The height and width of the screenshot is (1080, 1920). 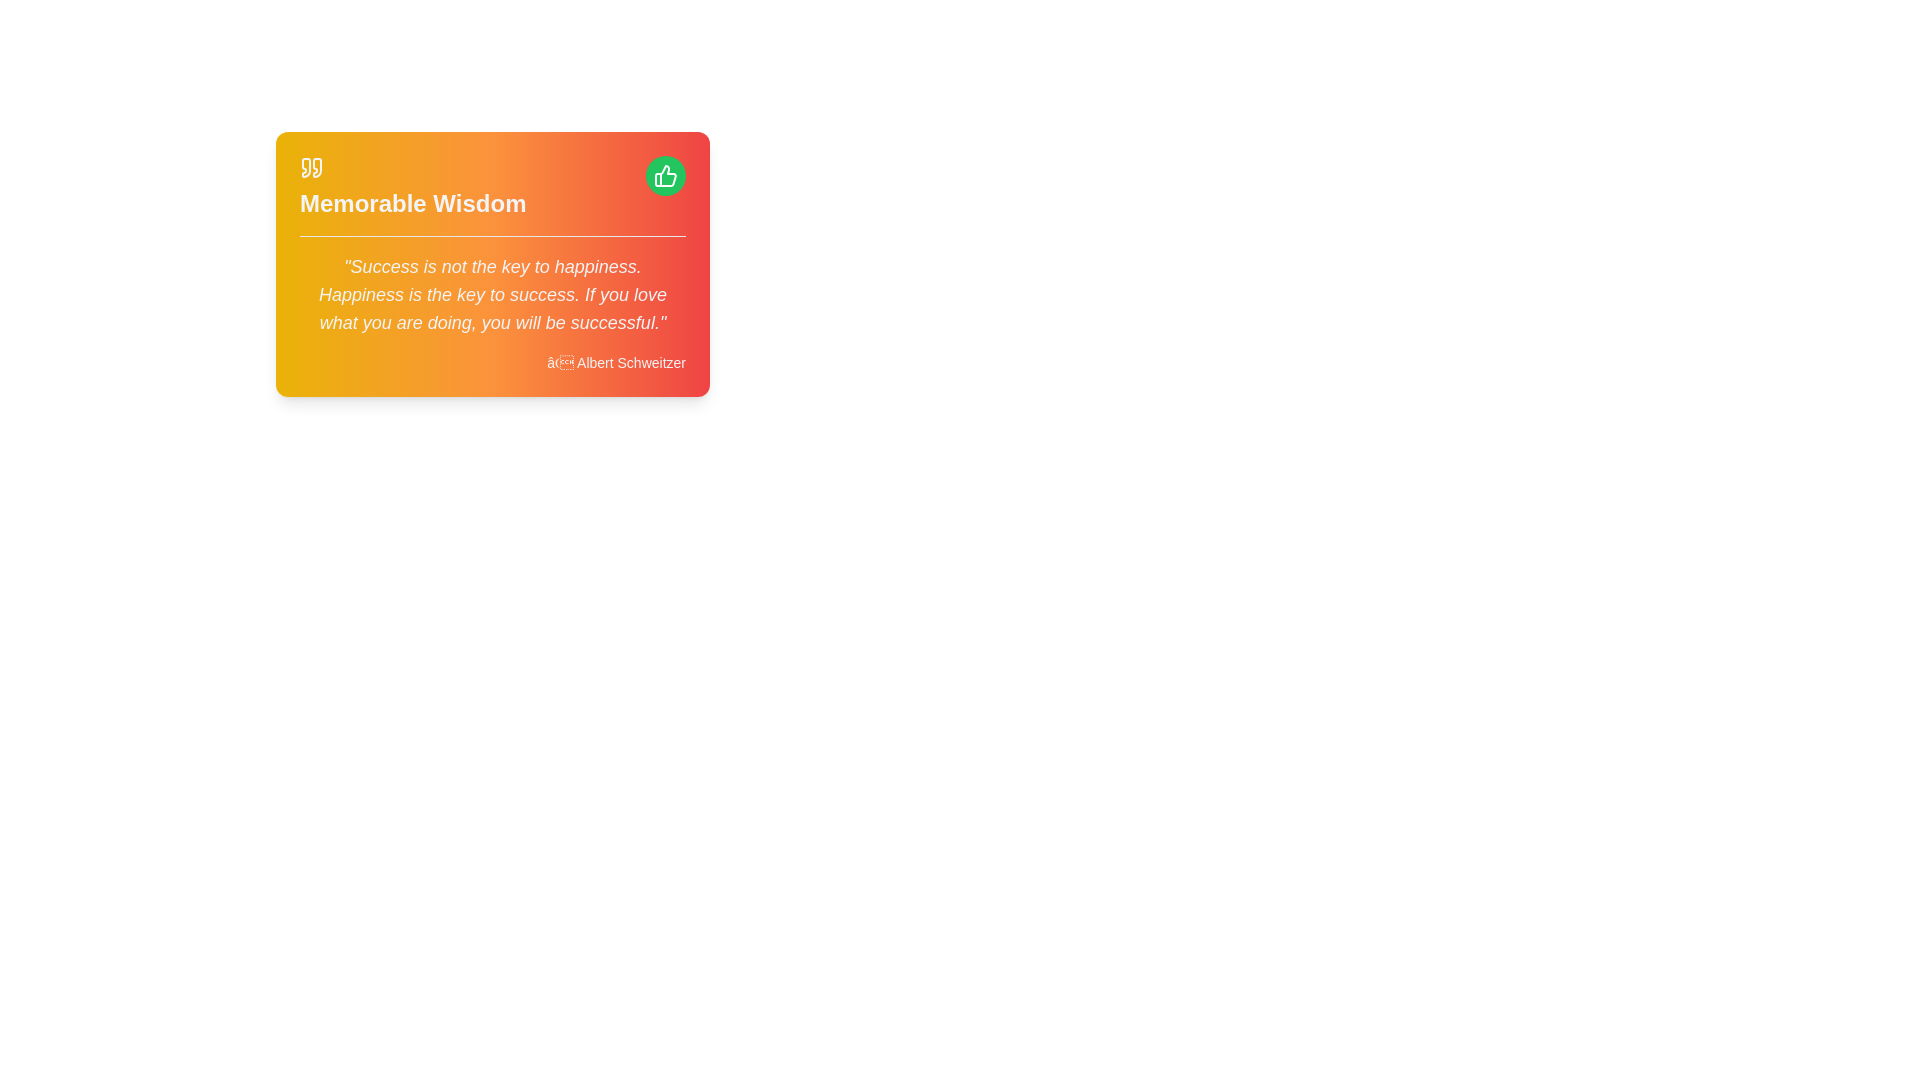 I want to click on the green and white 'thumbs-up' icon located in the upper-right corner of the 'Memorable Wisdom' card, so click(x=665, y=175).